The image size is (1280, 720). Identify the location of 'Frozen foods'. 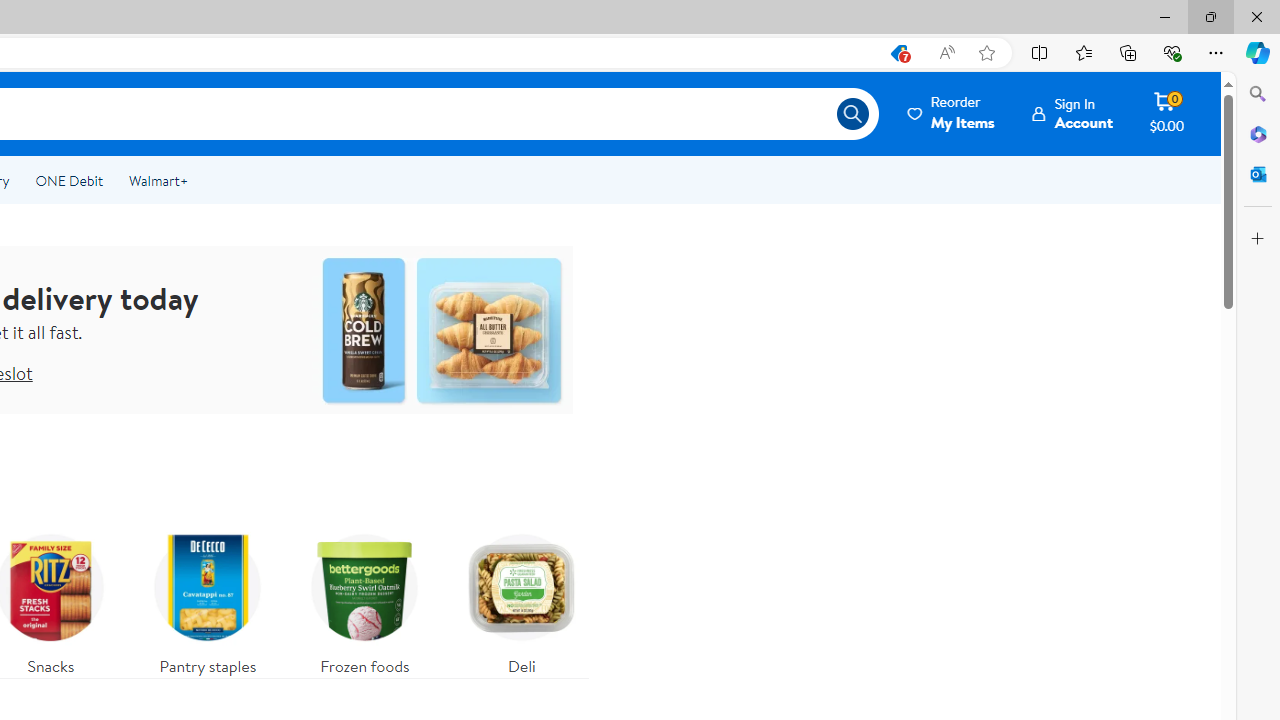
(364, 598).